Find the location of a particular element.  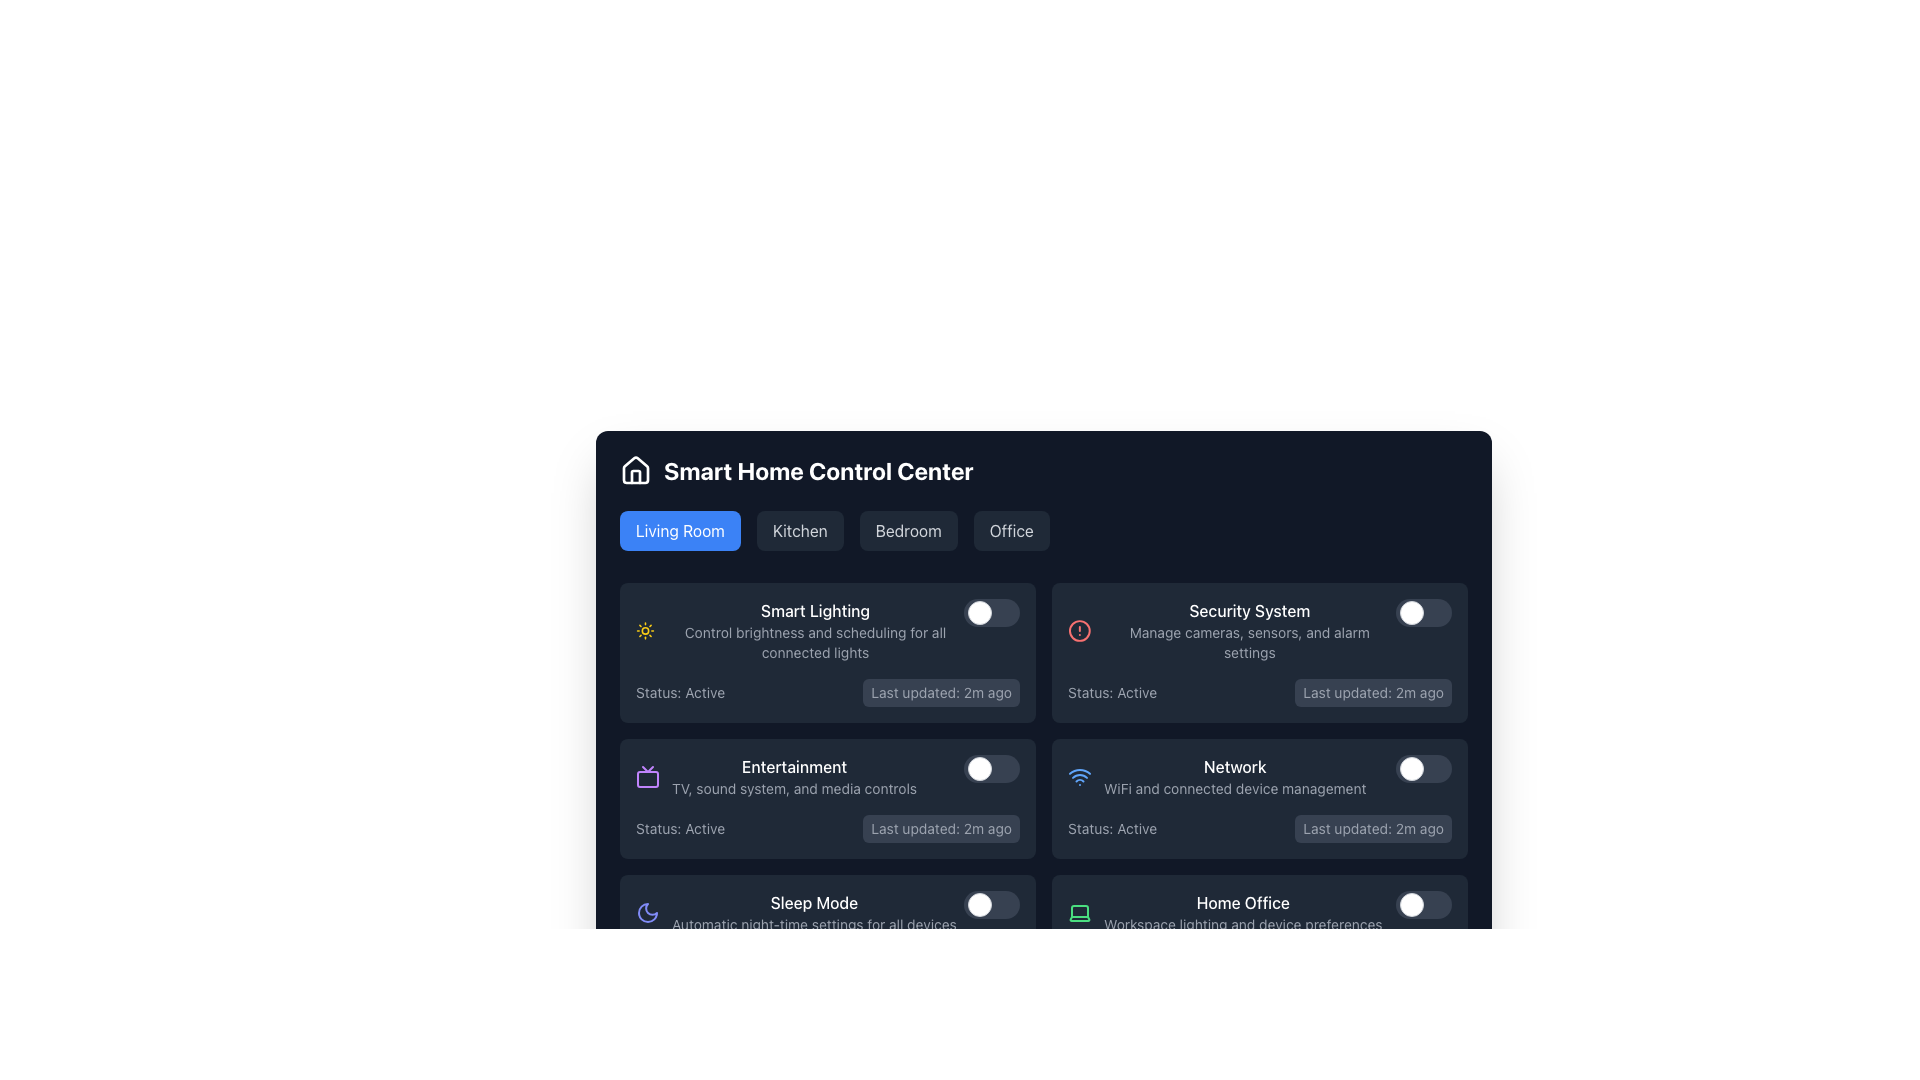

the 'Office' navigation button located in the horizontal navigation bar of the 'Smart Home Control Center' is located at coordinates (1011, 530).